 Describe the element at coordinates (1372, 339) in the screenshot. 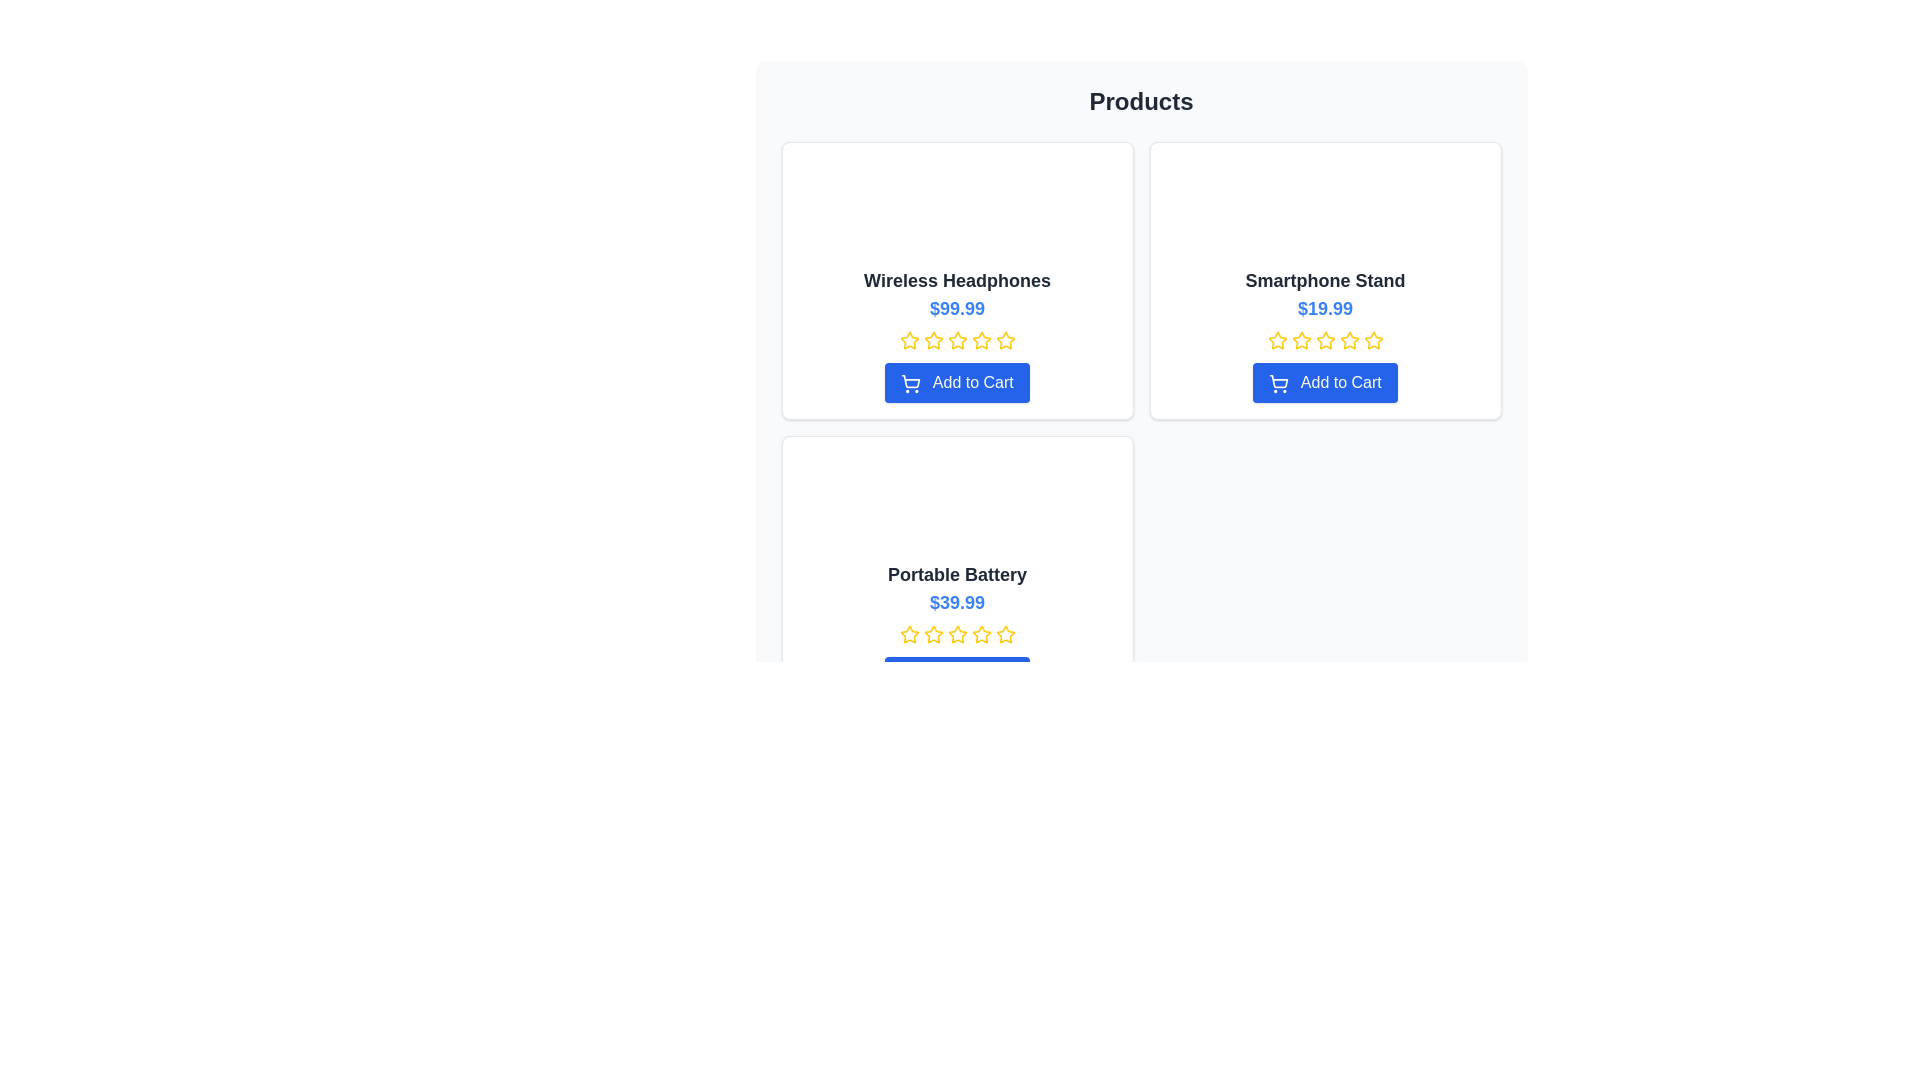

I see `the fifth yellow star-shaped rating icon in the product listing for the 'Smartphone Stand' located in the second card of the top row` at that location.